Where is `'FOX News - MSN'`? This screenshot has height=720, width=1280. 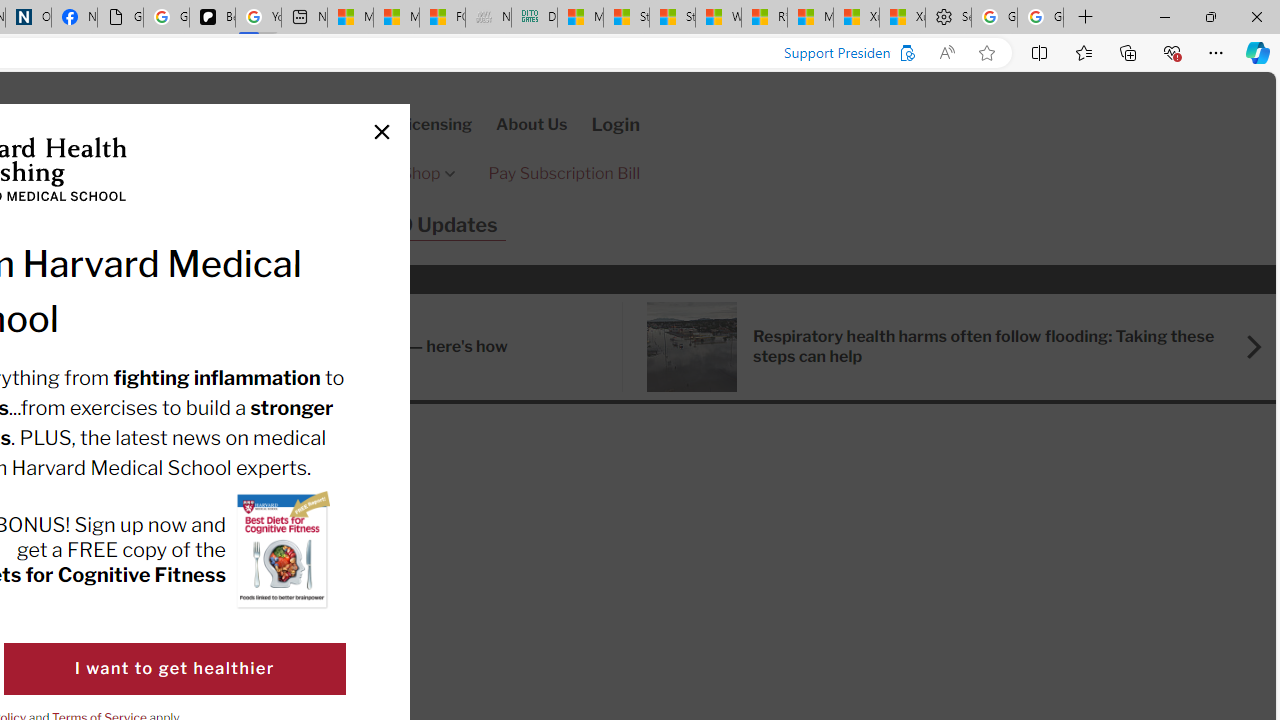
'FOX News - MSN' is located at coordinates (441, 17).